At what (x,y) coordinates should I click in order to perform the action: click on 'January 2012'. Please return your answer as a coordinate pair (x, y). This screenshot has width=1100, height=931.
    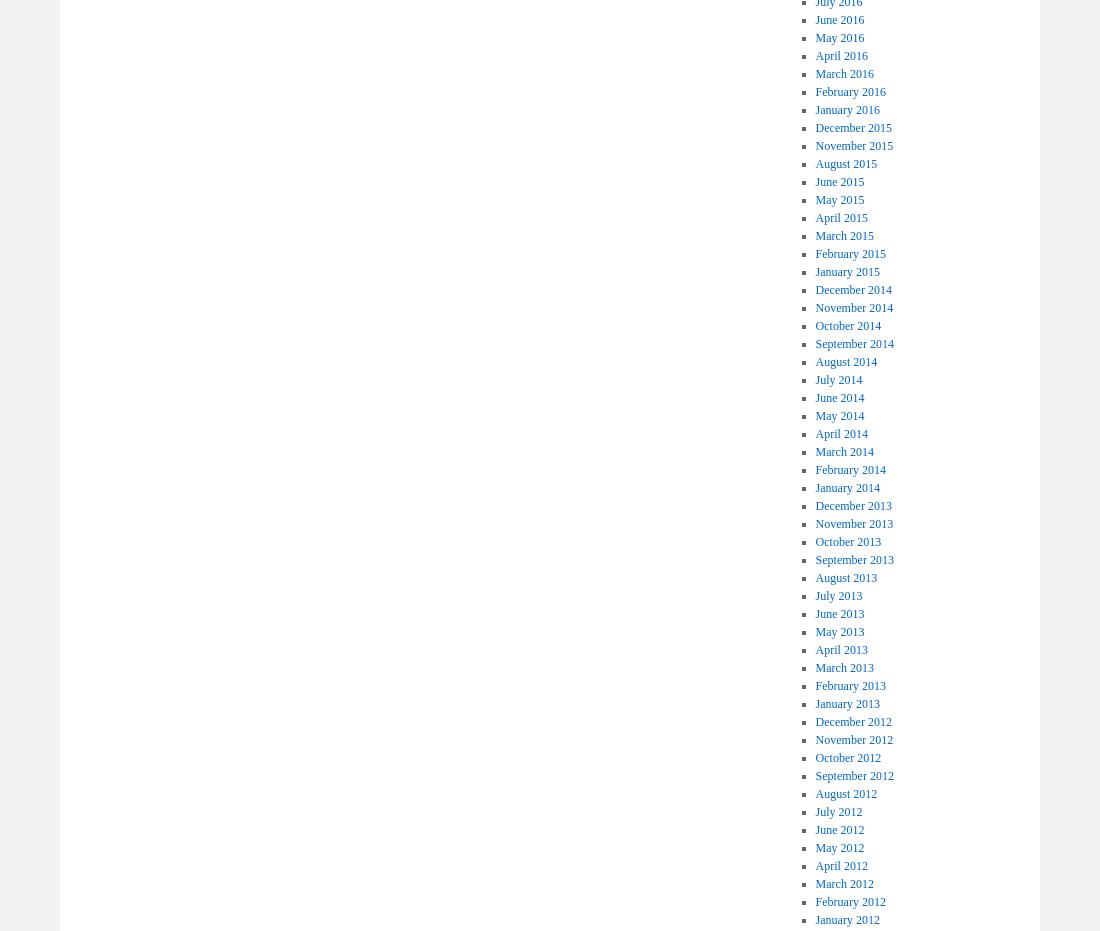
    Looking at the image, I should click on (846, 920).